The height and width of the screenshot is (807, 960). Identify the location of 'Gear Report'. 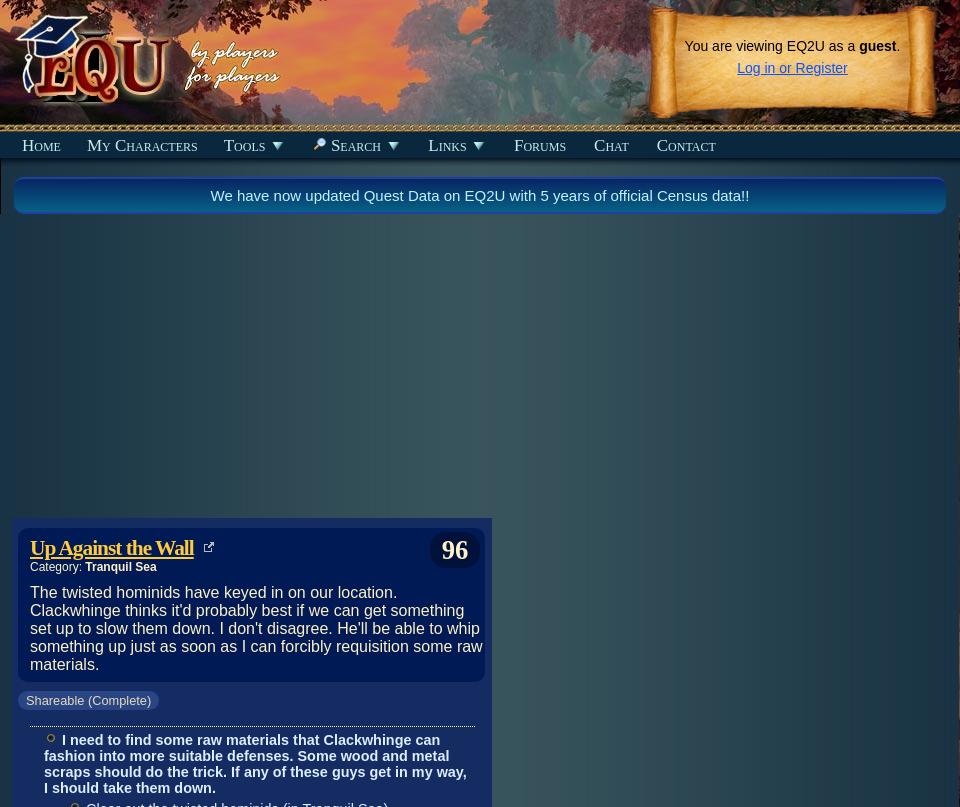
(52, 347).